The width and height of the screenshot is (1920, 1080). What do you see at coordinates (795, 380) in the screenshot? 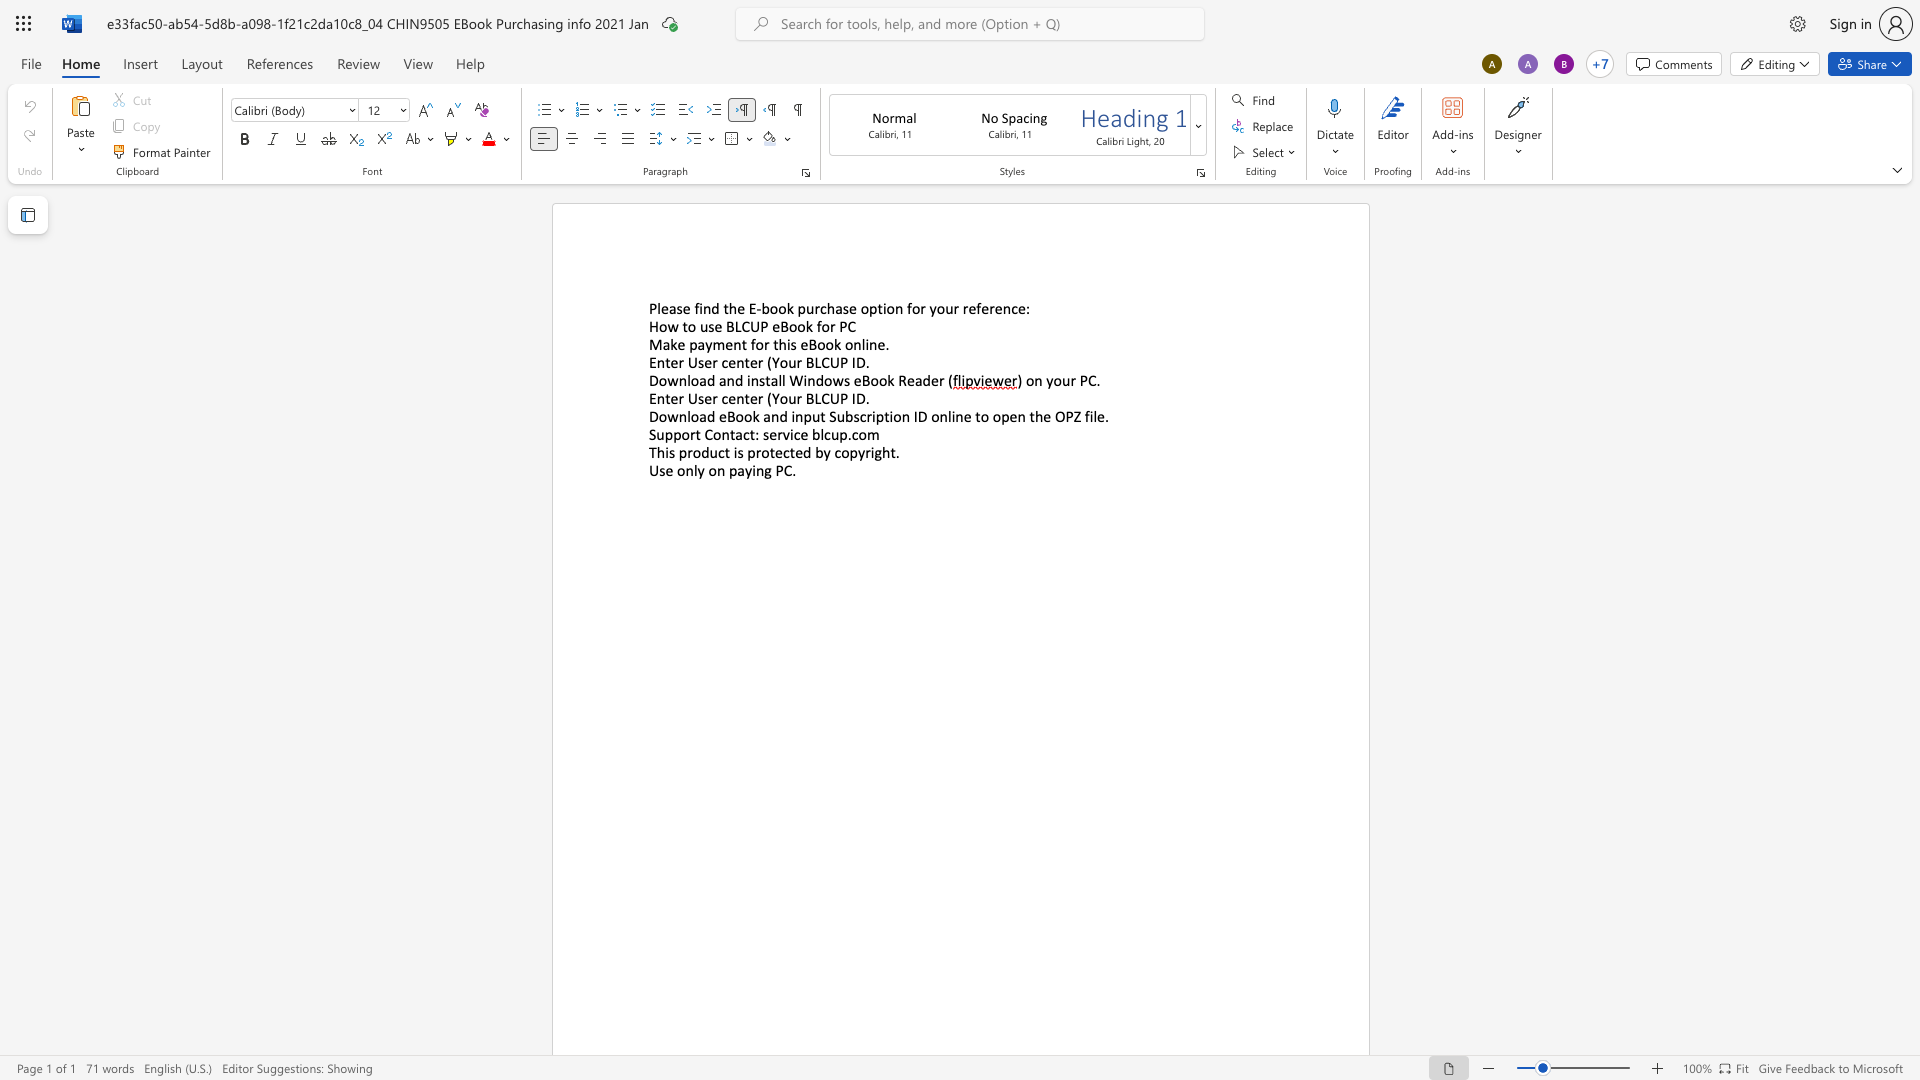
I see `the 1th character "W" in the text` at bounding box center [795, 380].